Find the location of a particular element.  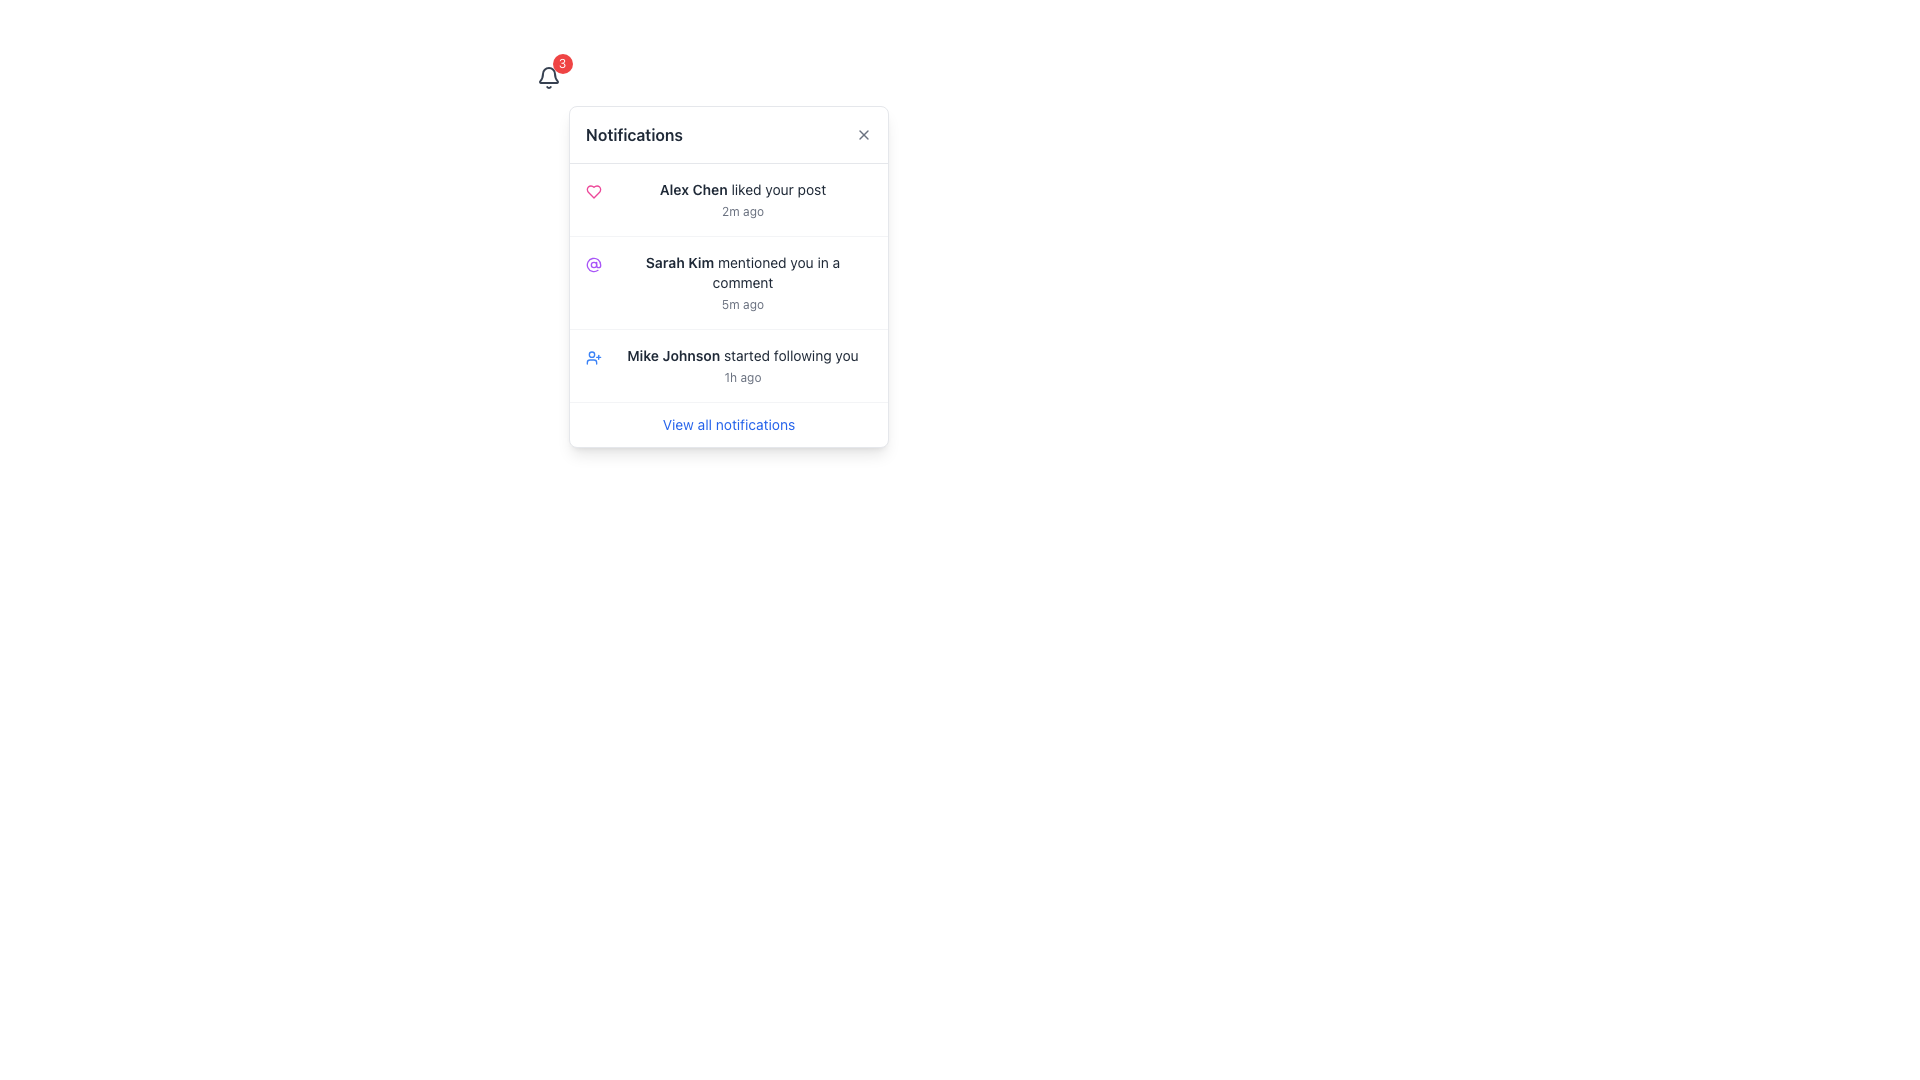

the notification entry displaying 'Alex Chen liked your post 2m ago', which includes a pink heart icon and is the first item in the notifications dropdown is located at coordinates (728, 200).